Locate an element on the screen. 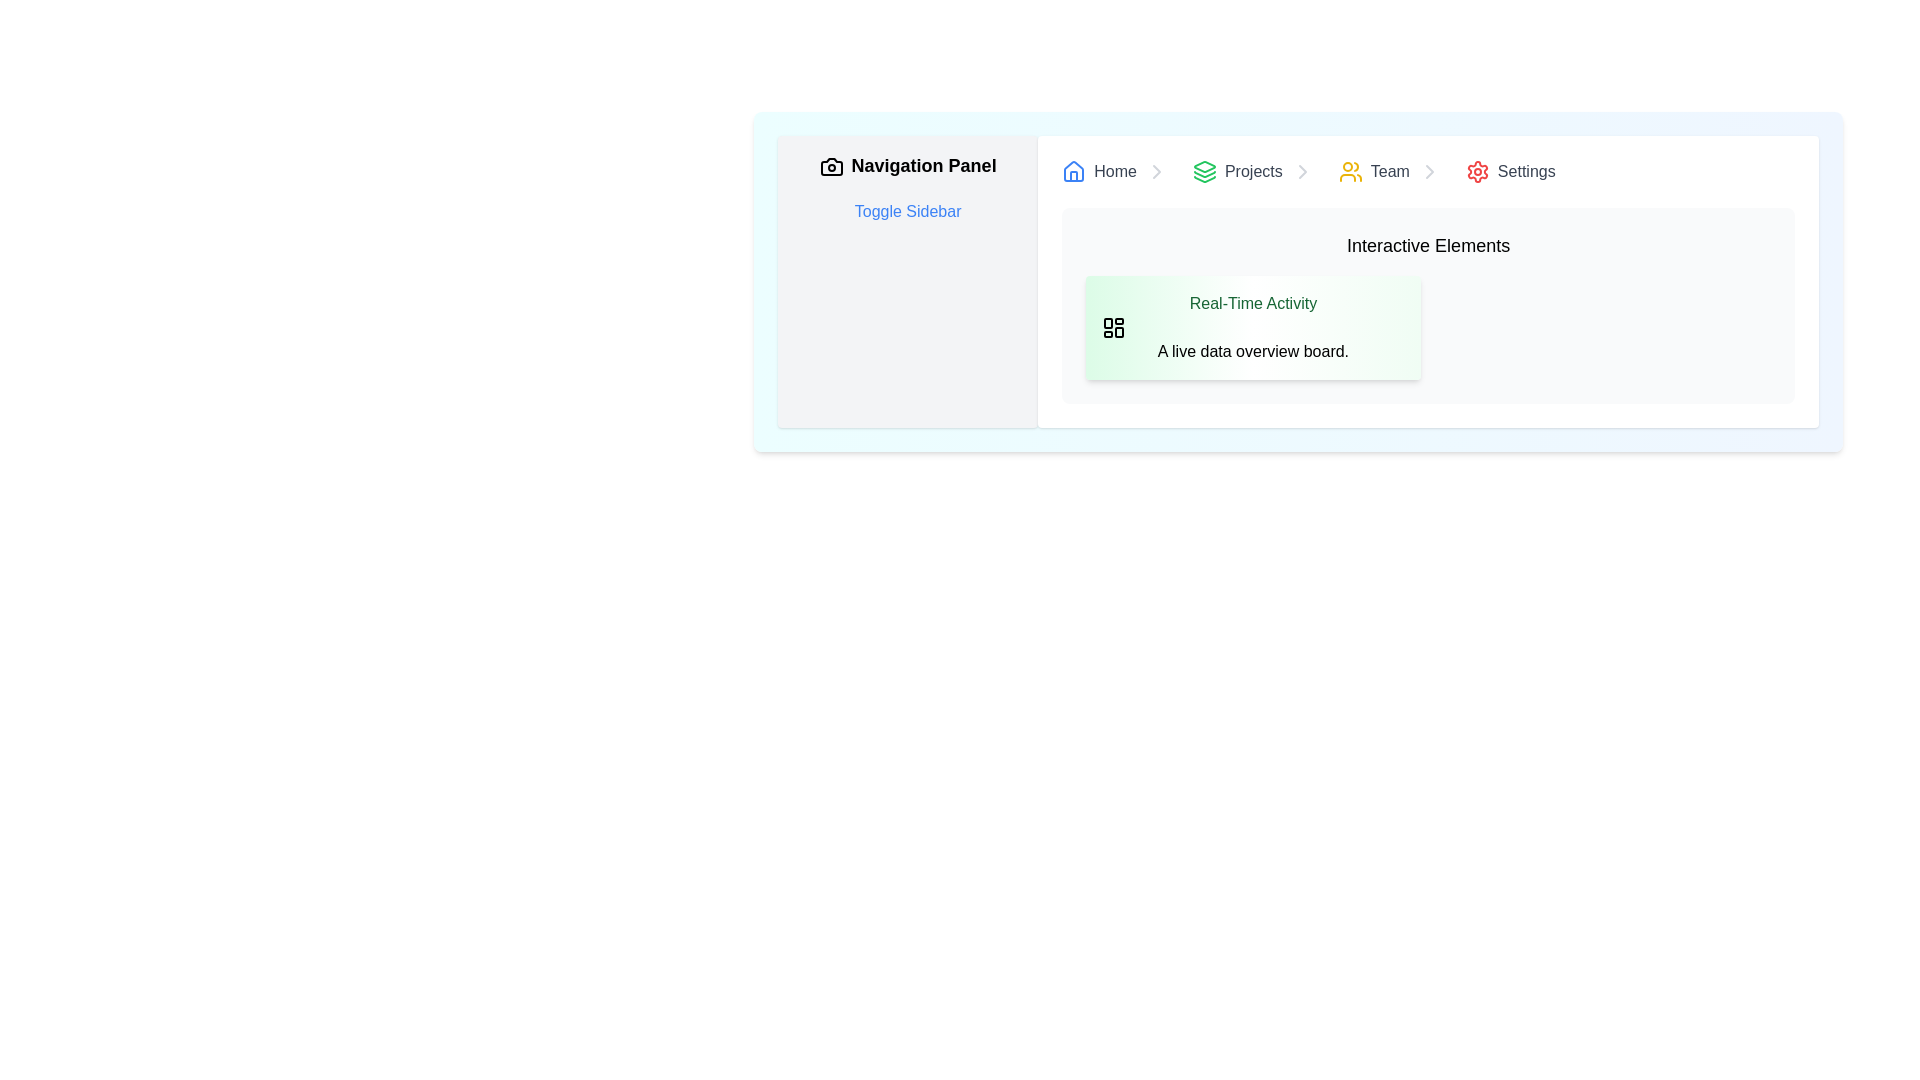 The width and height of the screenshot is (1920, 1080). the 'Home' navigation icon located in the top navigation bar is located at coordinates (1073, 171).